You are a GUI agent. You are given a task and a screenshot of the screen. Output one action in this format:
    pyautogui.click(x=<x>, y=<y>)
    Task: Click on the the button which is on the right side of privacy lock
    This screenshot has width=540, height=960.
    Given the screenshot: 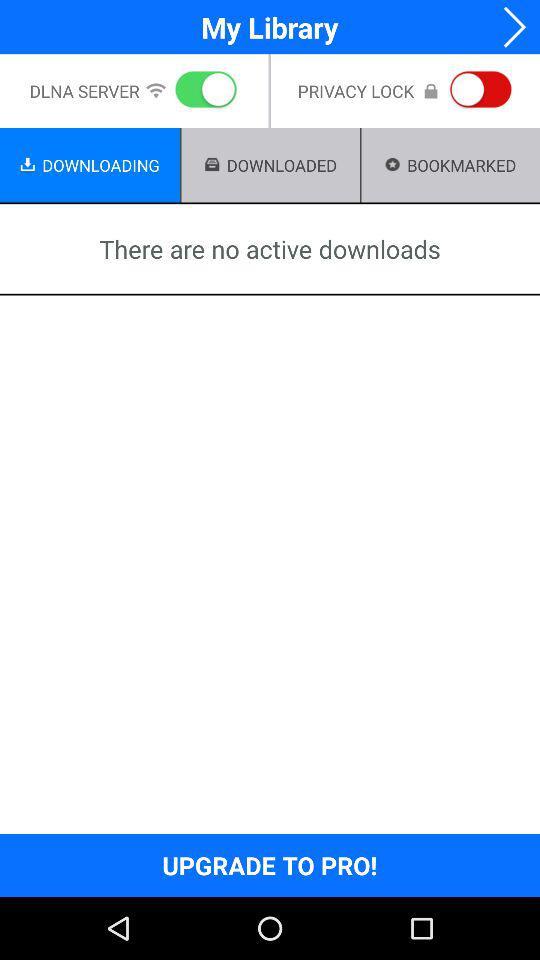 What is the action you would take?
    pyautogui.click(x=475, y=91)
    